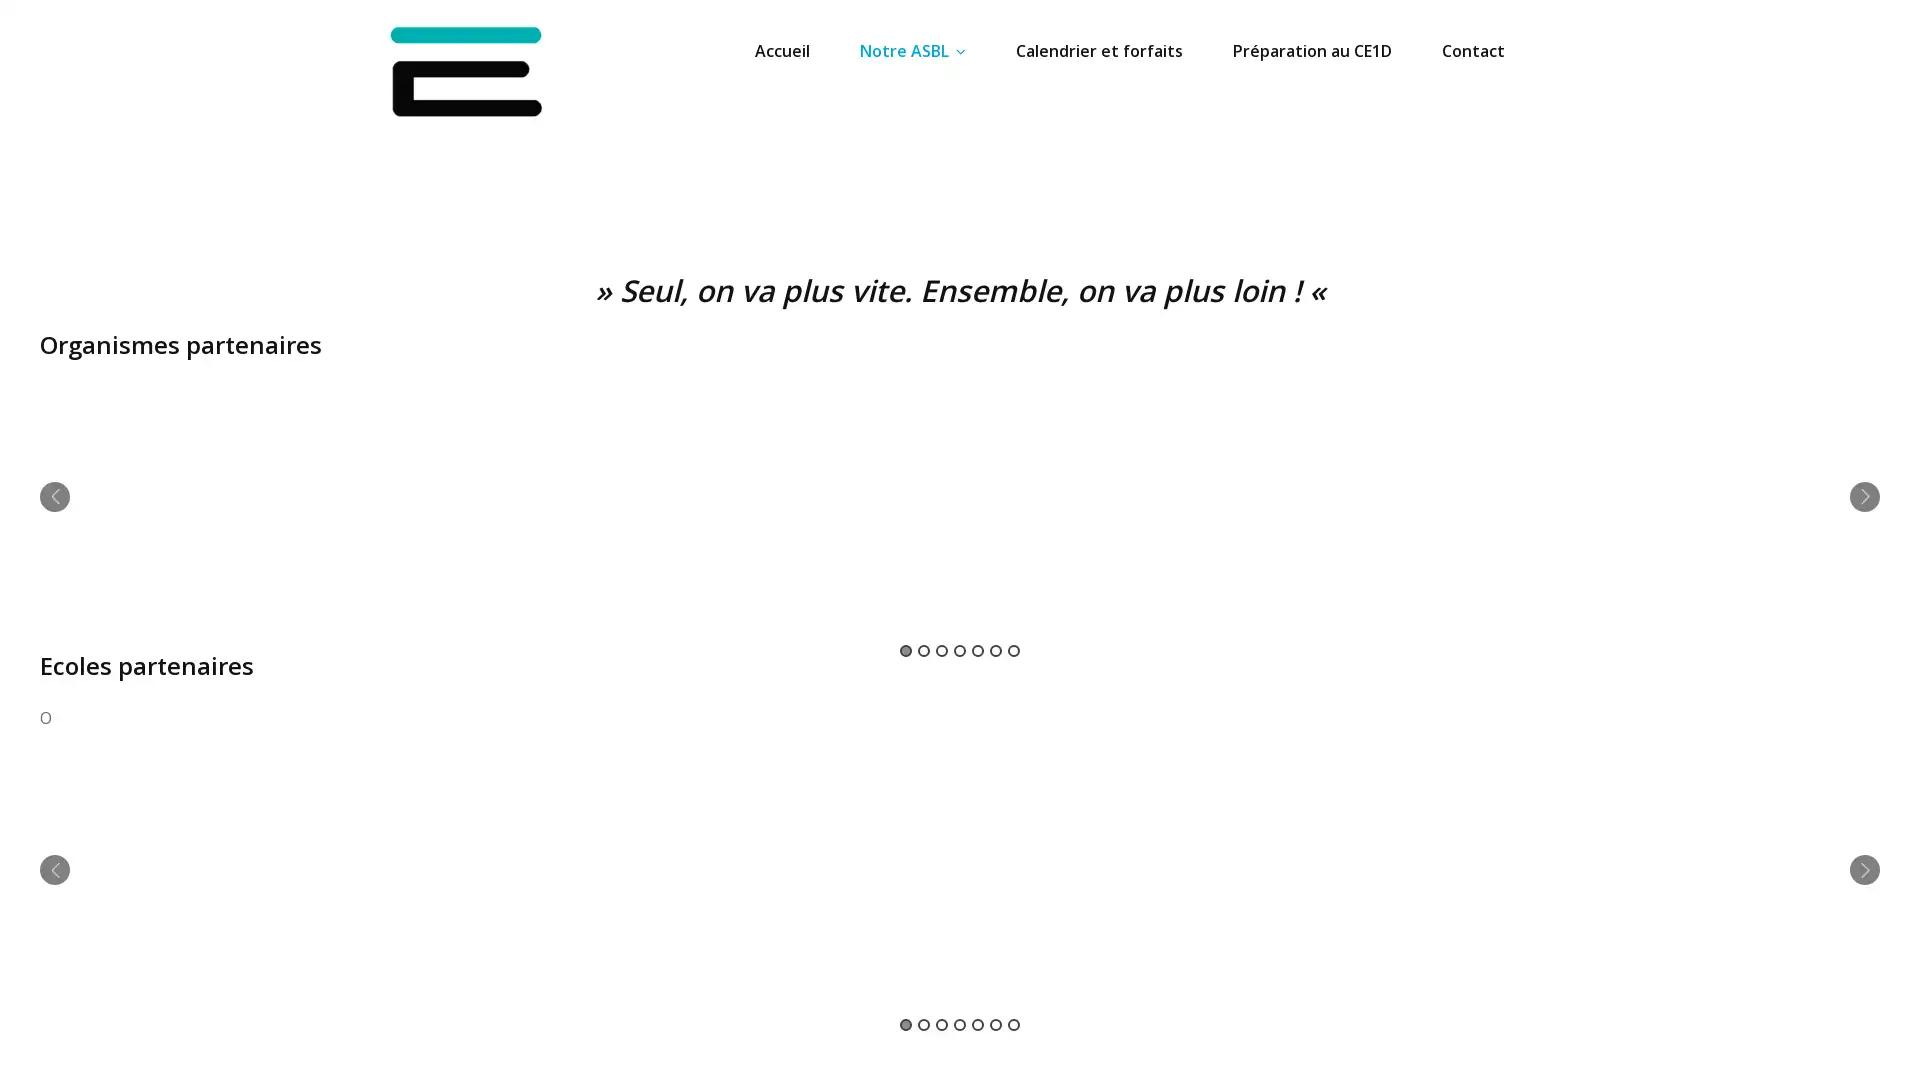 This screenshot has height=1080, width=1920. Describe the element at coordinates (923, 651) in the screenshot. I see `2` at that location.